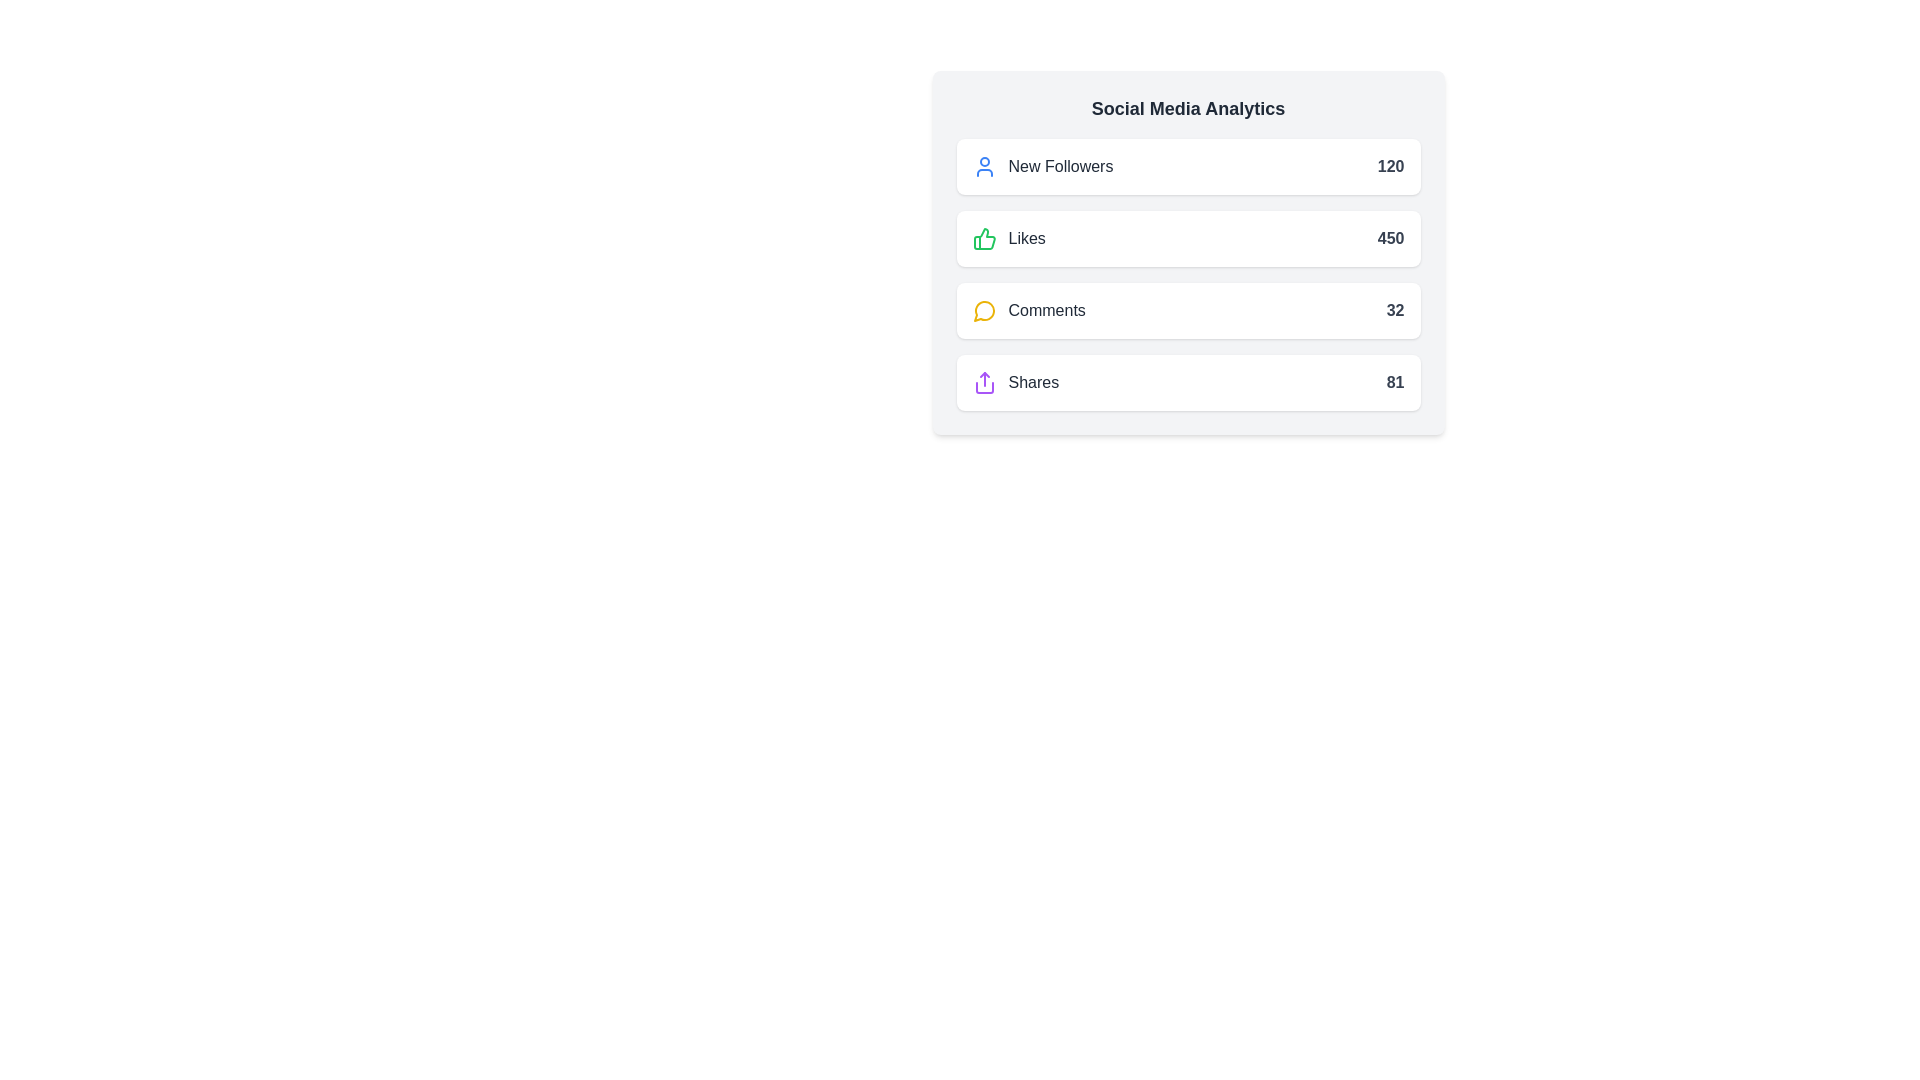 Image resolution: width=1920 pixels, height=1080 pixels. Describe the element at coordinates (1059, 165) in the screenshot. I see `the text label reading 'New Followers', which is styled with a medium font weight and gray color, located to the right of a user profile icon in the 'Social Media Analytics' card` at that location.